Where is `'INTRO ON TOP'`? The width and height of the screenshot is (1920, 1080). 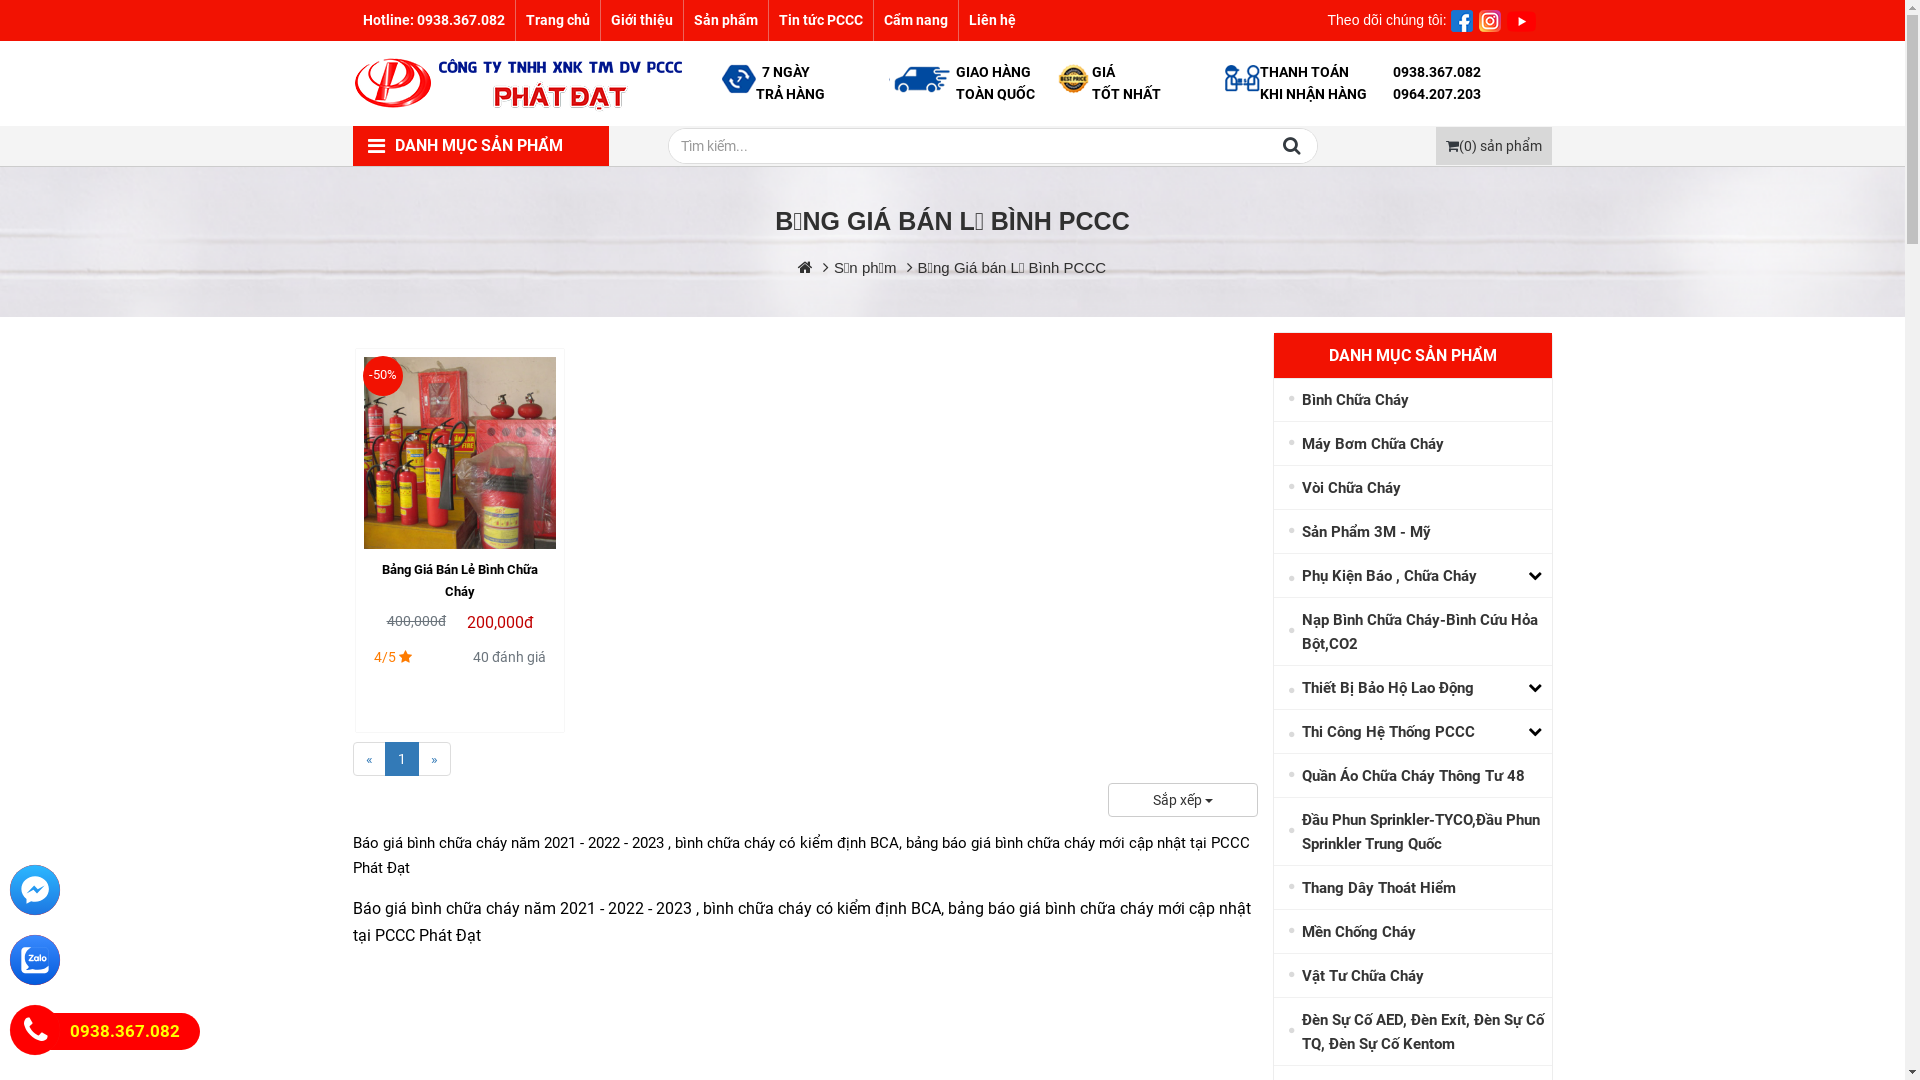 'INTRO ON TOP' is located at coordinates (1478, 20).